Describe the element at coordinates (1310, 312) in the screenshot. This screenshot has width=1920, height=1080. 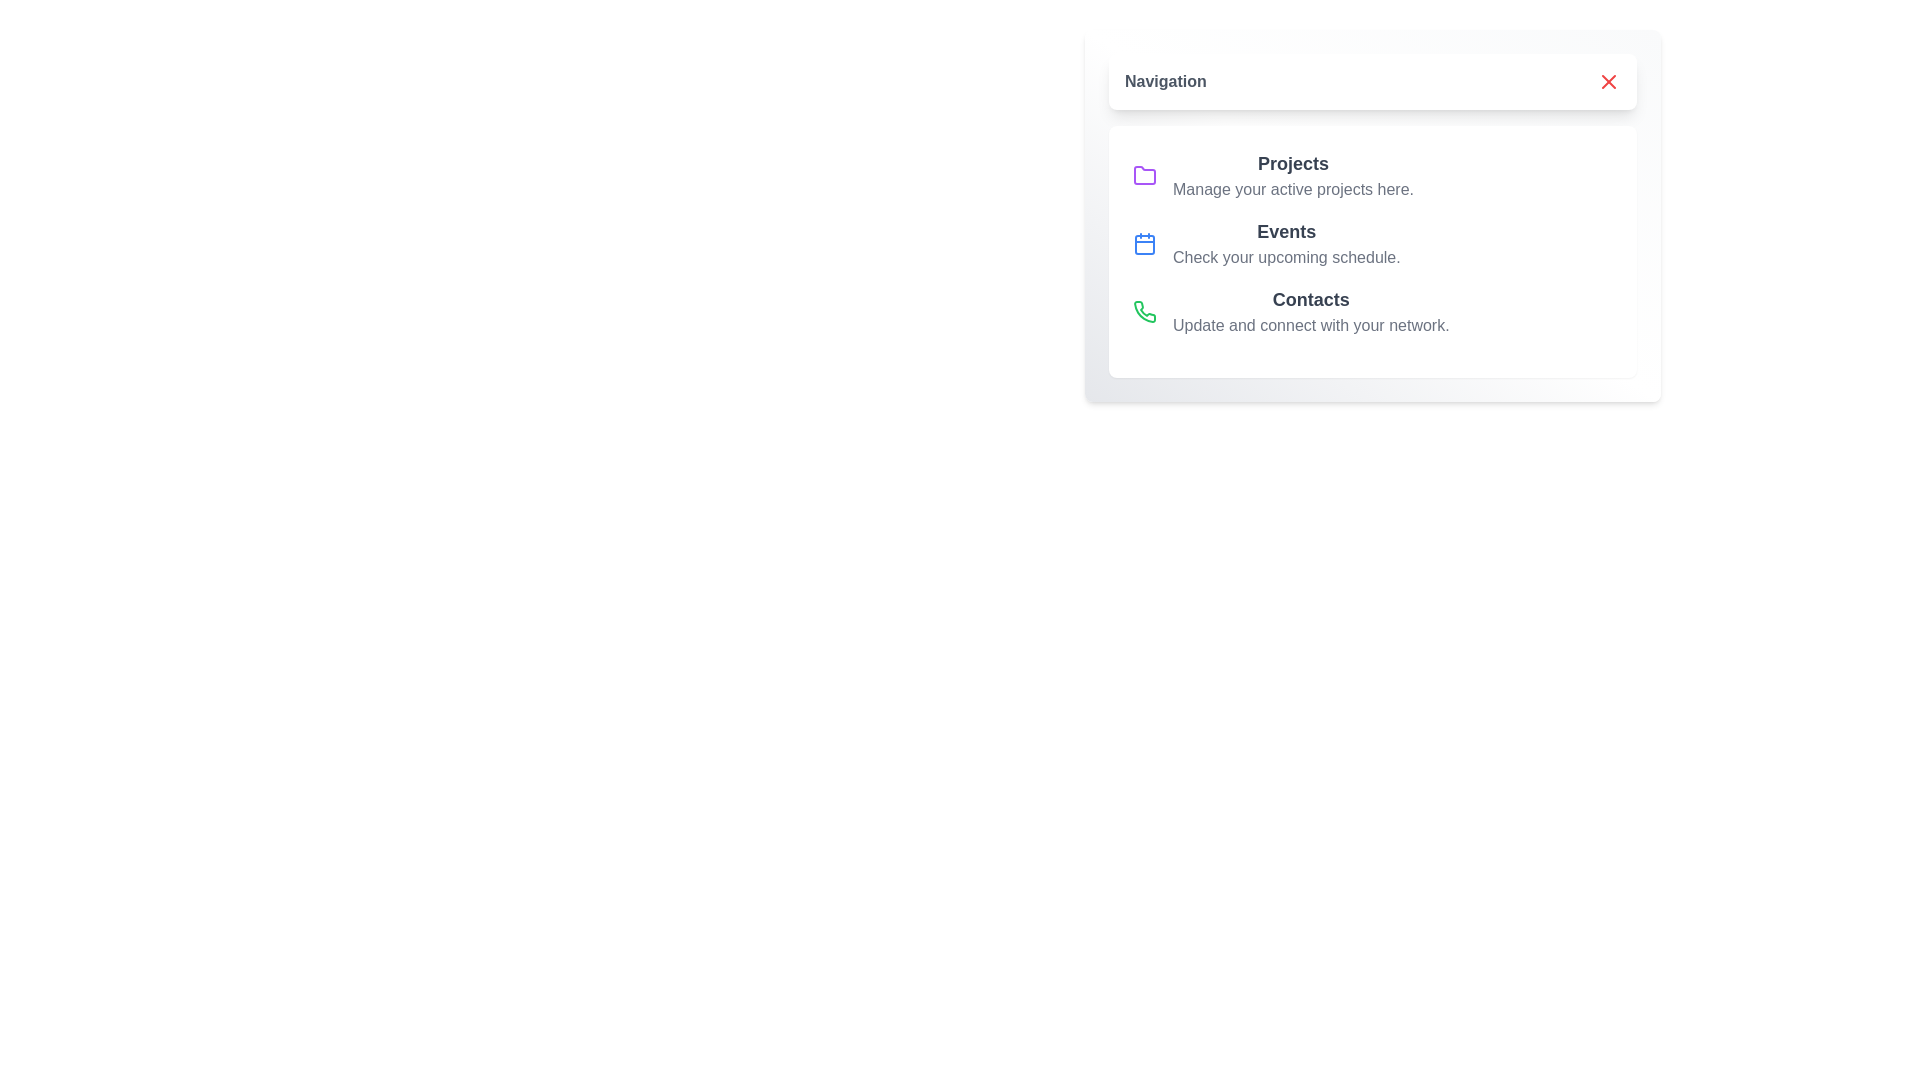
I see `the 'Contacts' menu item to view its content` at that location.